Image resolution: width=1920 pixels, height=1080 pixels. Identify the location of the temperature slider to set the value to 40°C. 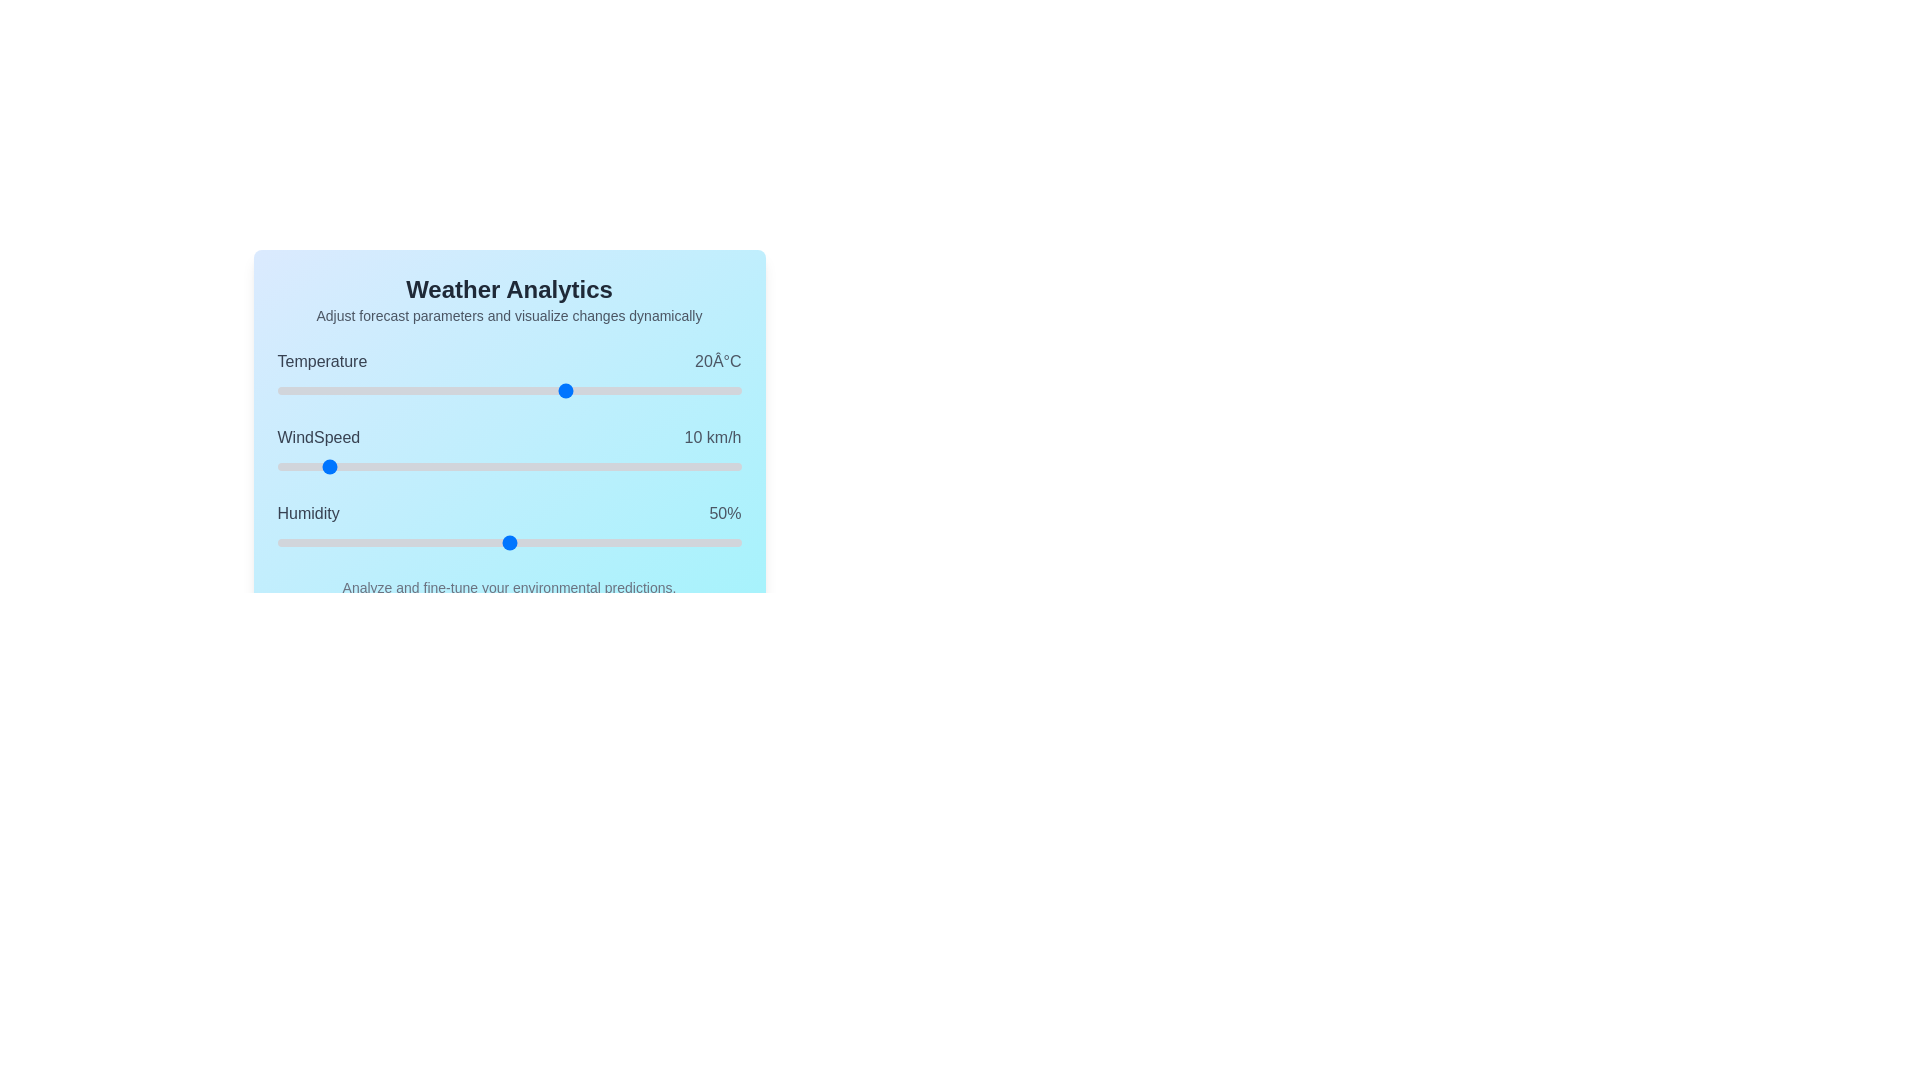
(683, 390).